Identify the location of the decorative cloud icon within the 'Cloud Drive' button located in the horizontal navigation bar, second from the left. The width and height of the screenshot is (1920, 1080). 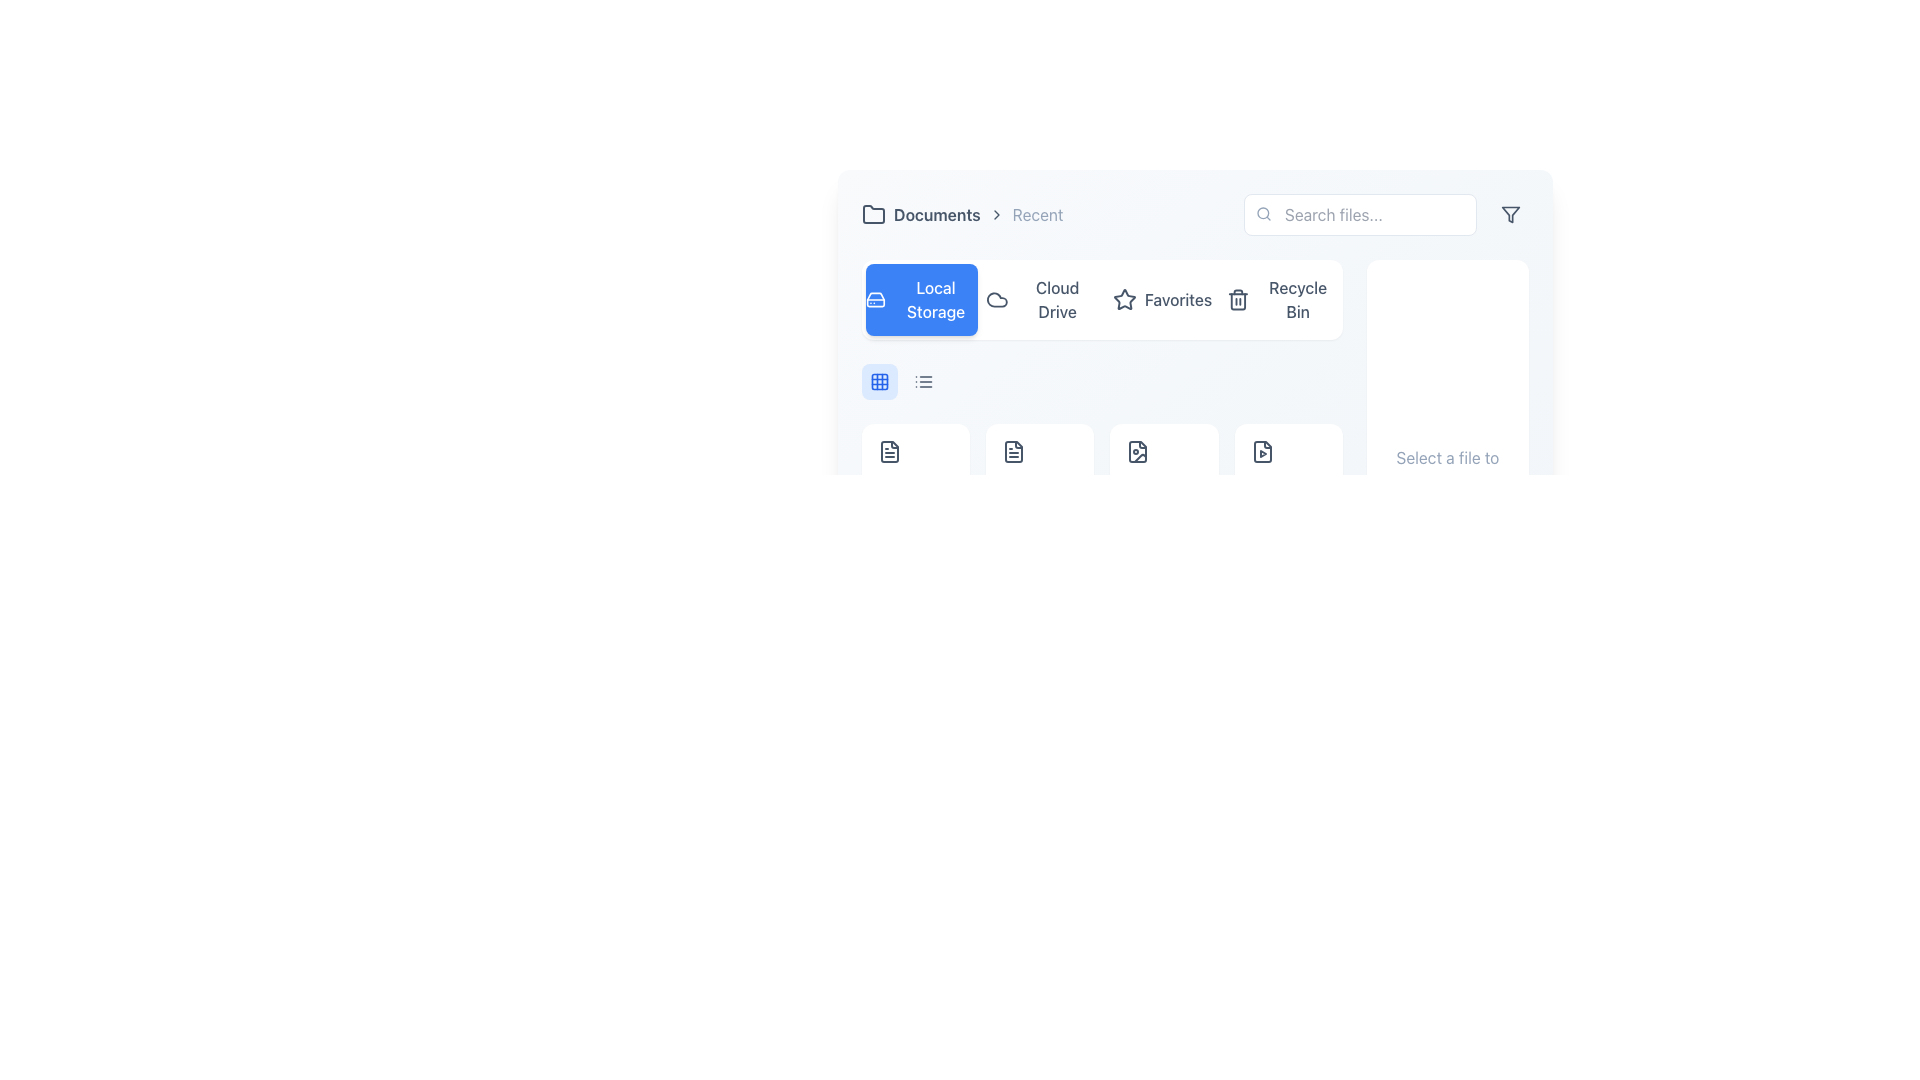
(997, 300).